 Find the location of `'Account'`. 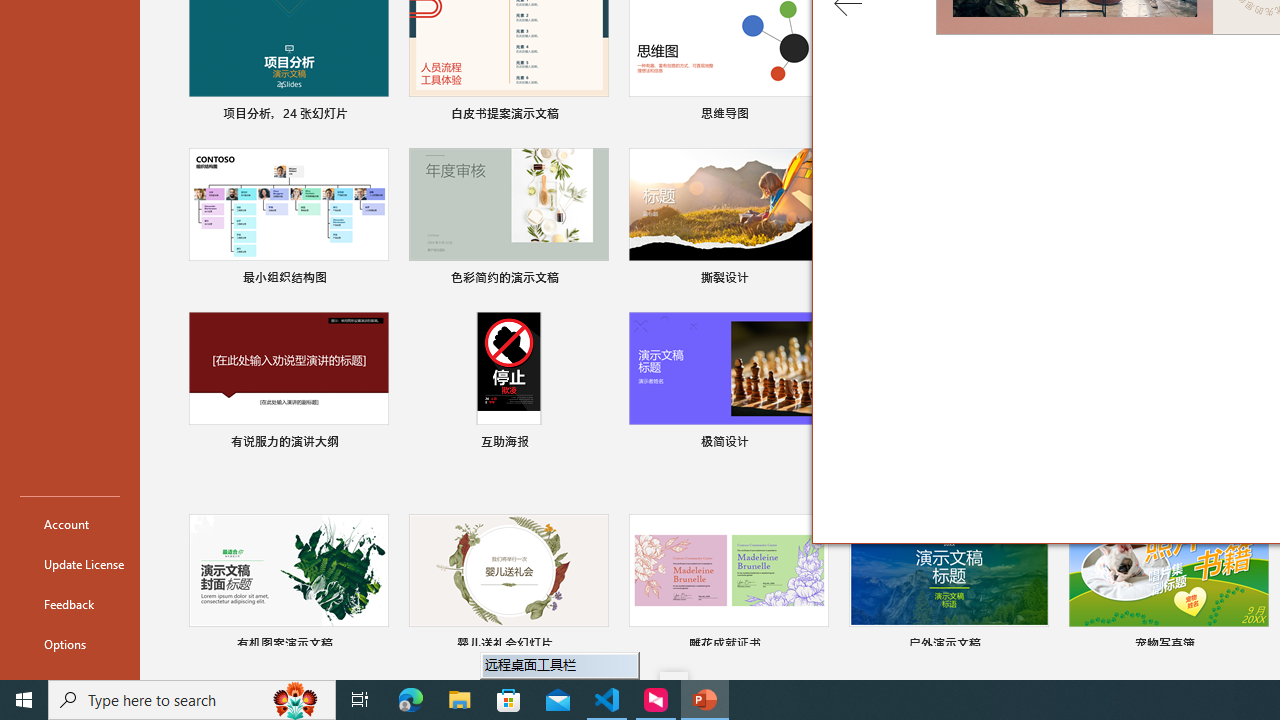

'Account' is located at coordinates (69, 523).